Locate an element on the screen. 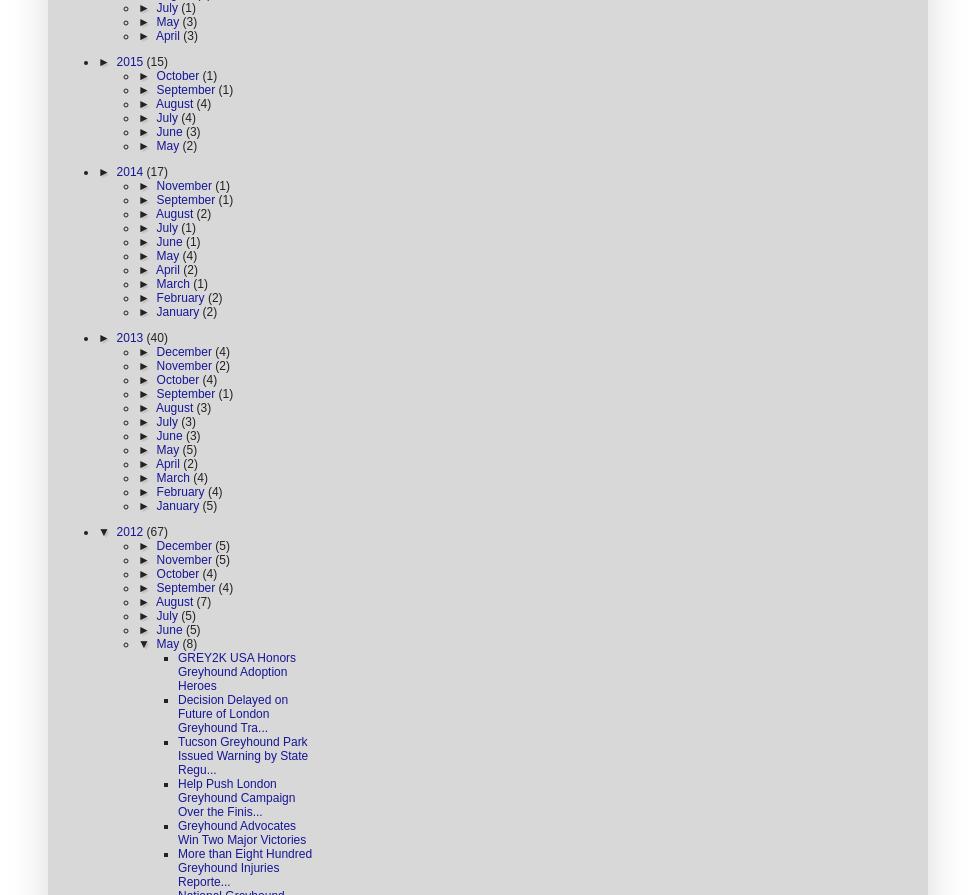 This screenshot has height=895, width=968. 'Greyhound Advocates Win Two Major Victories' is located at coordinates (178, 831).